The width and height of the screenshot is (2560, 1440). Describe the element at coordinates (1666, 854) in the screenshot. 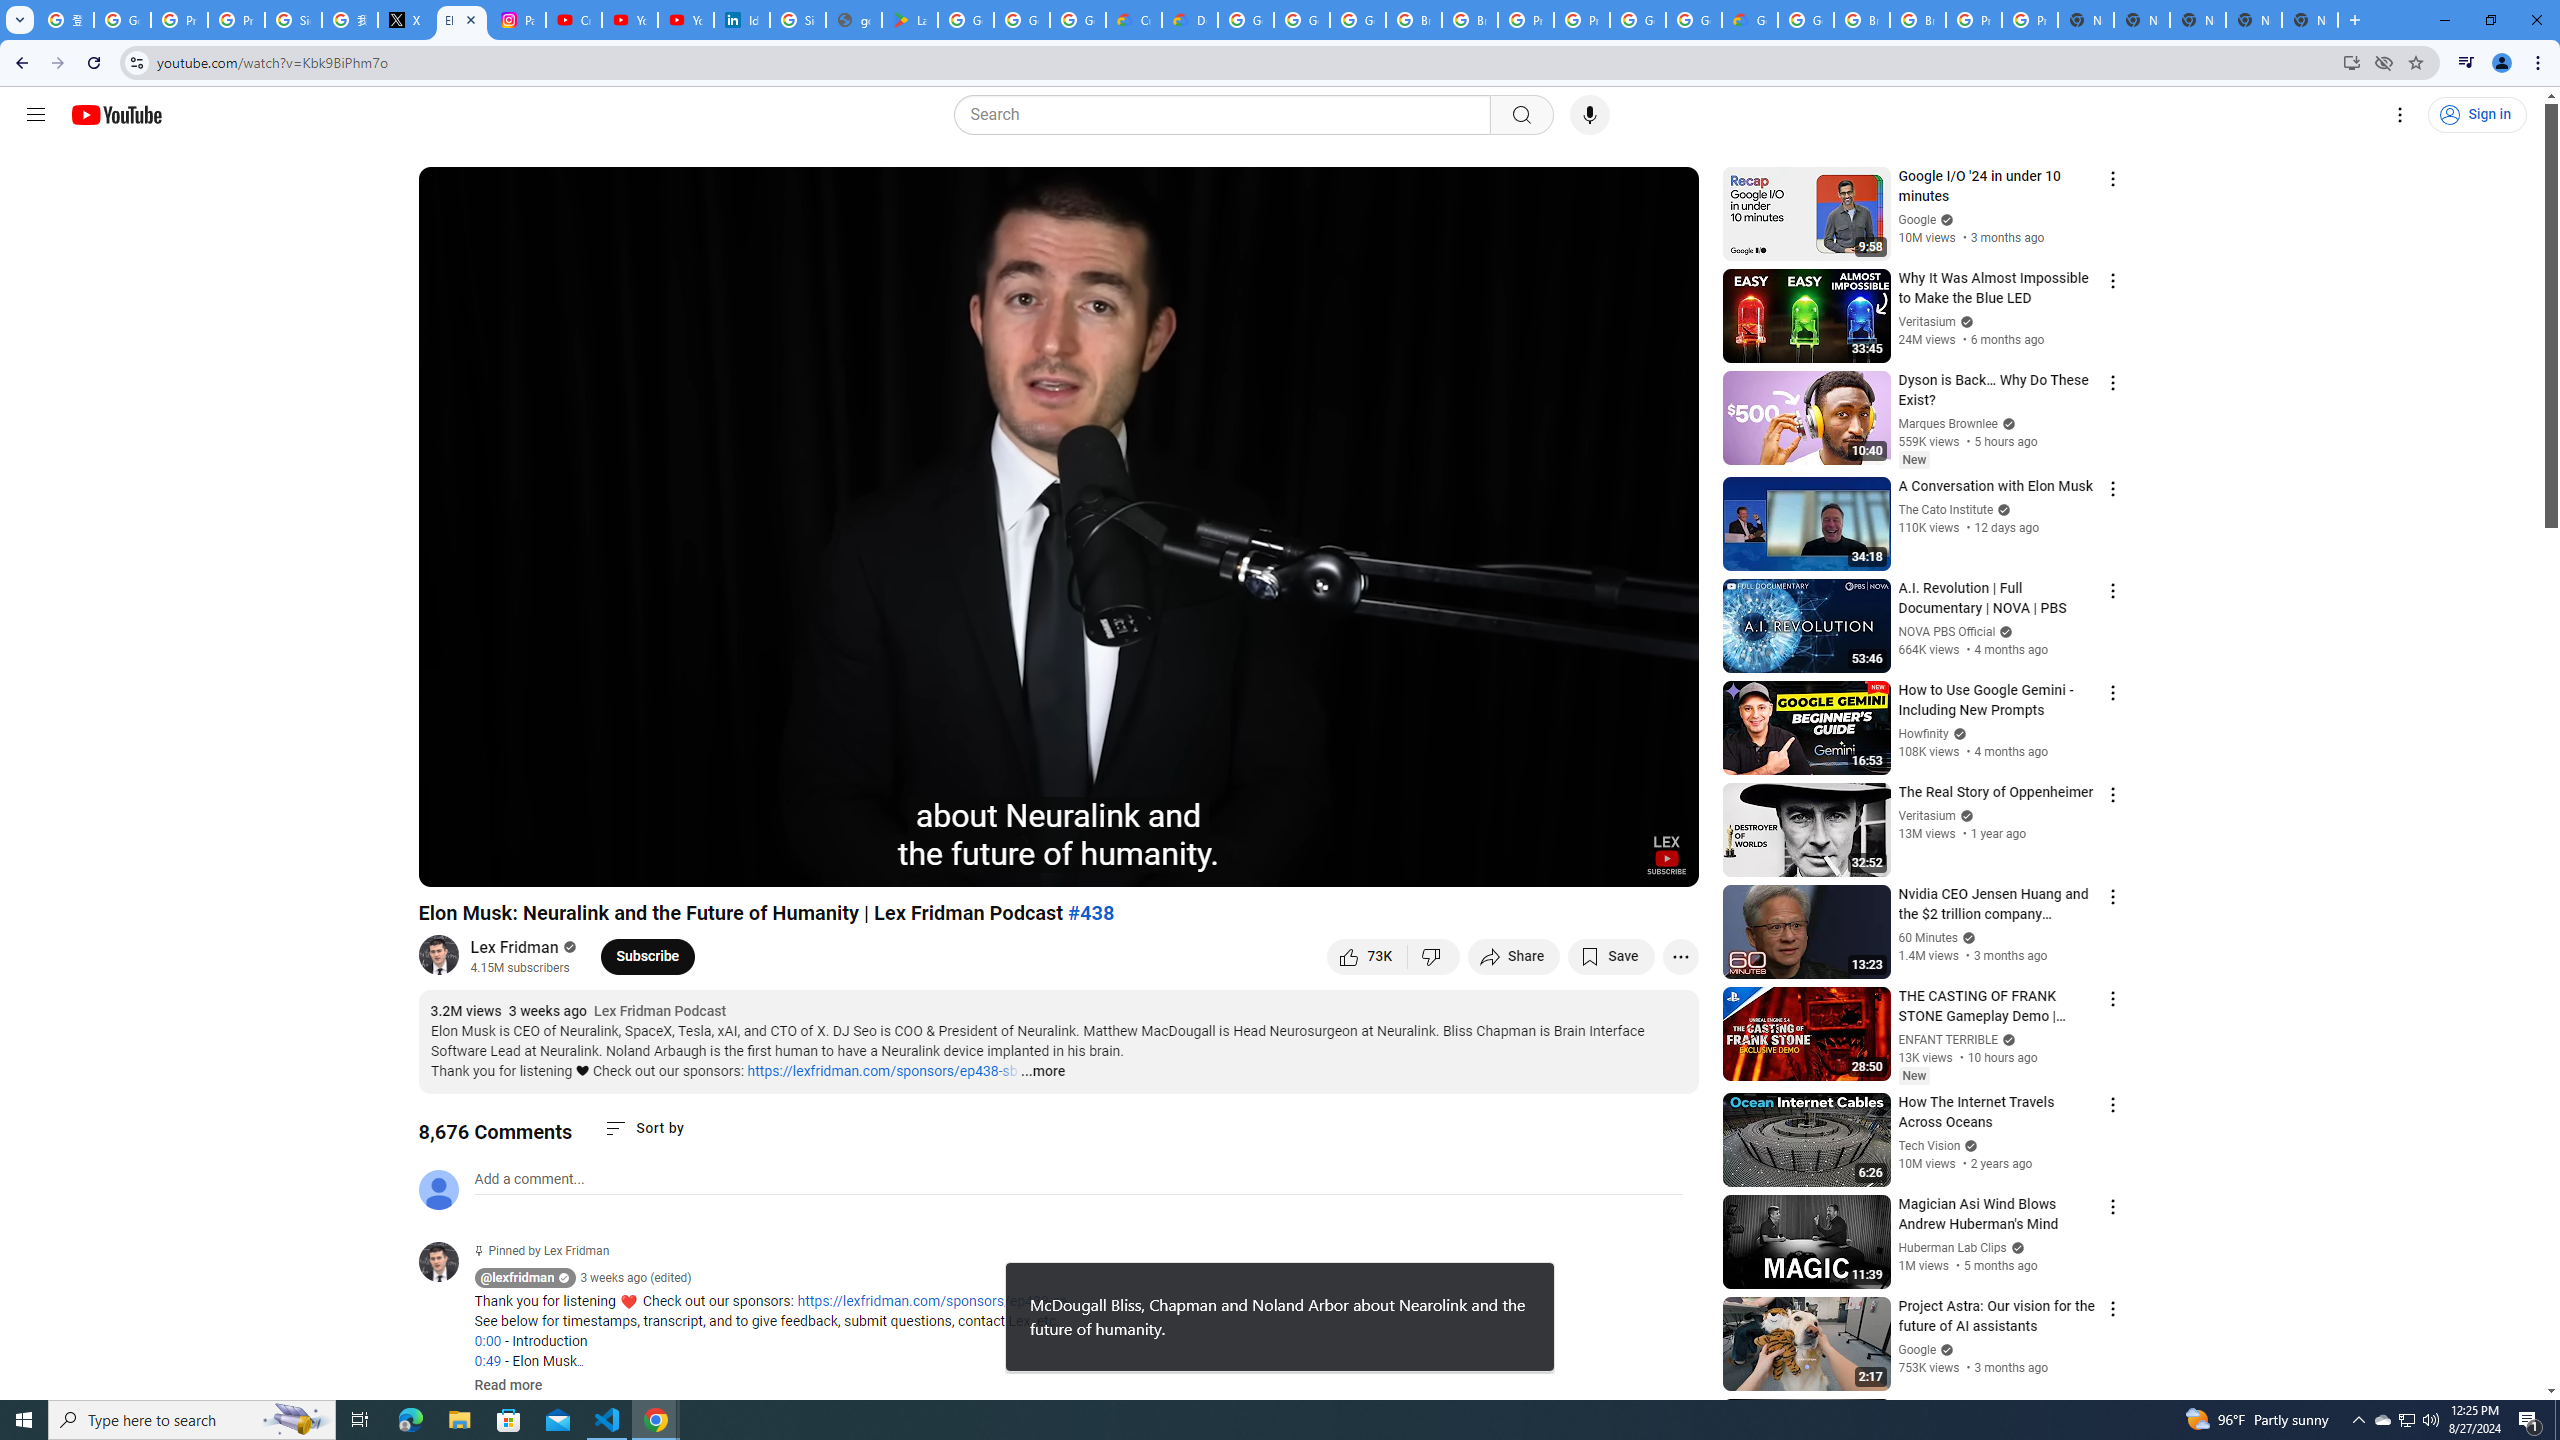

I see `'Channel watermark'` at that location.